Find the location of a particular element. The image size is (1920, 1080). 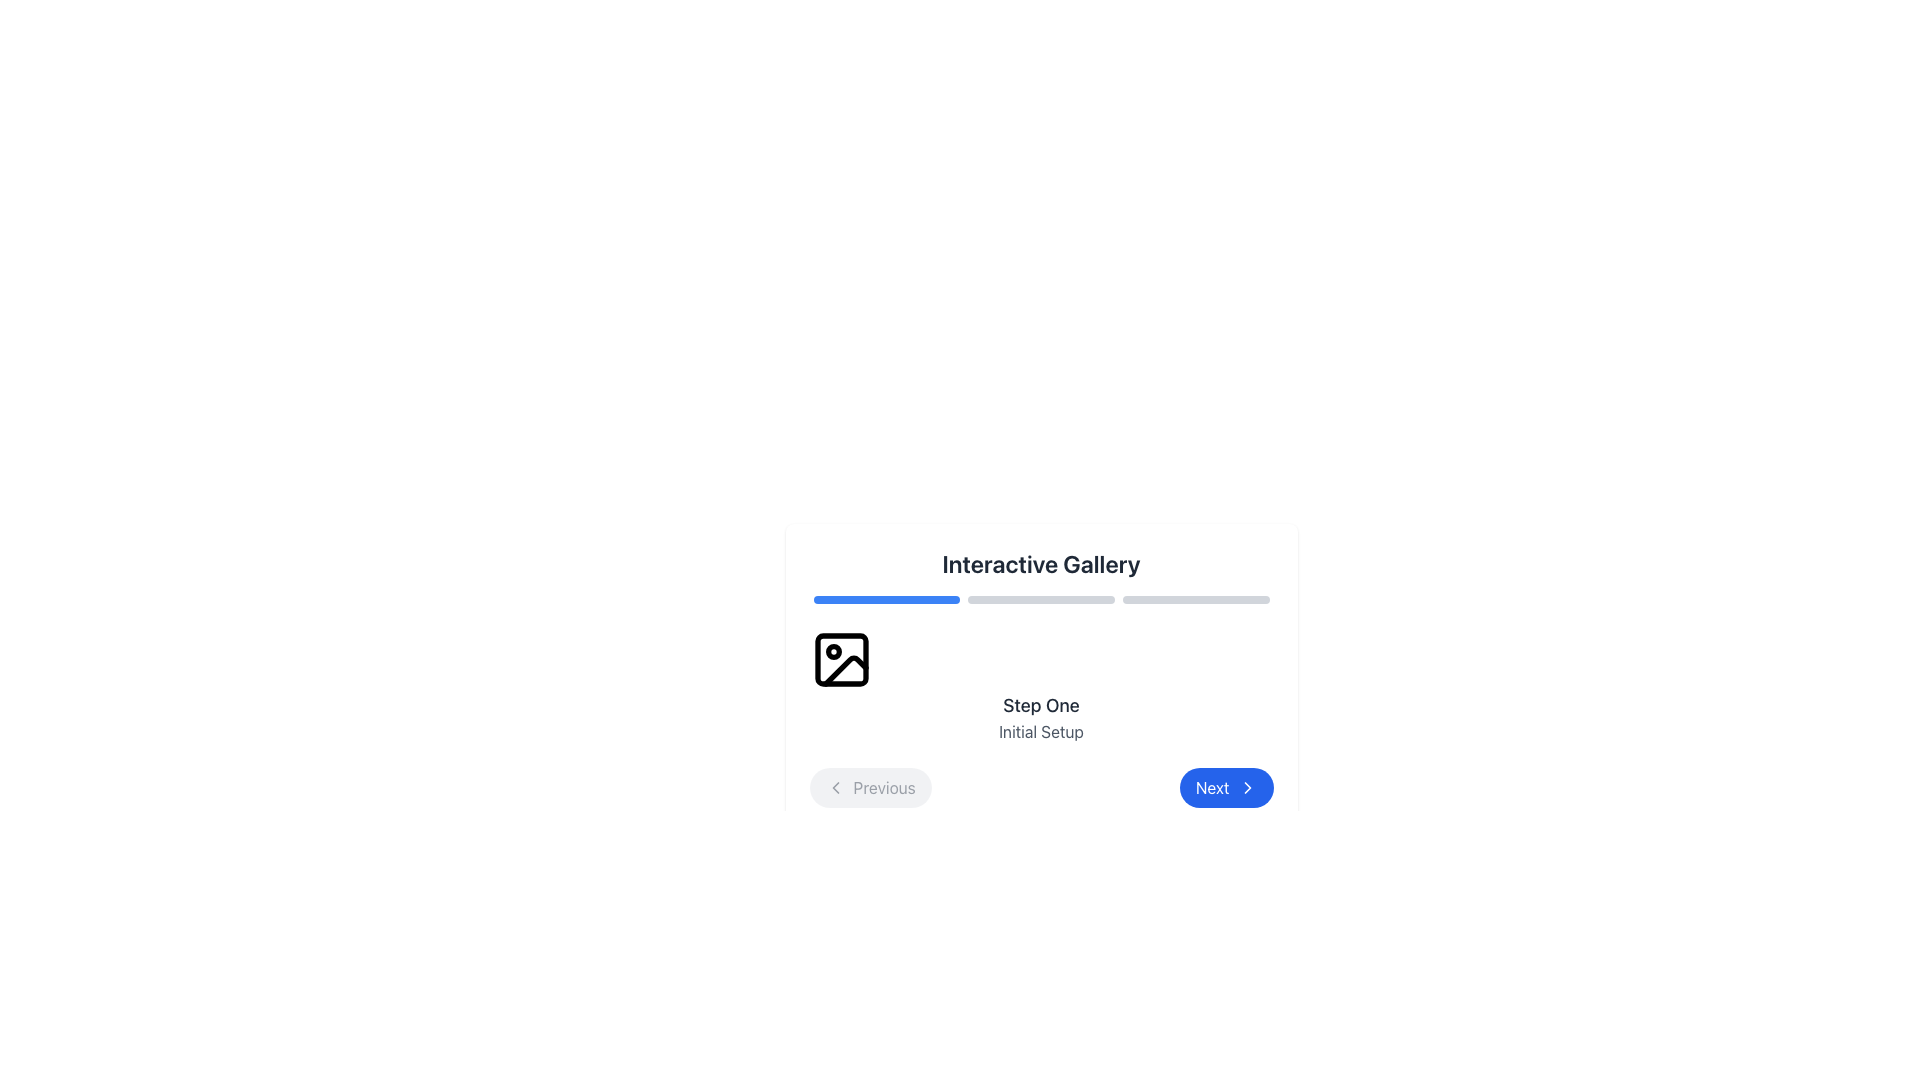

the 'Previous' button icon, which is a chevron located to the left of the 'Previous' text at the lower-left corner of the card content is located at coordinates (835, 786).